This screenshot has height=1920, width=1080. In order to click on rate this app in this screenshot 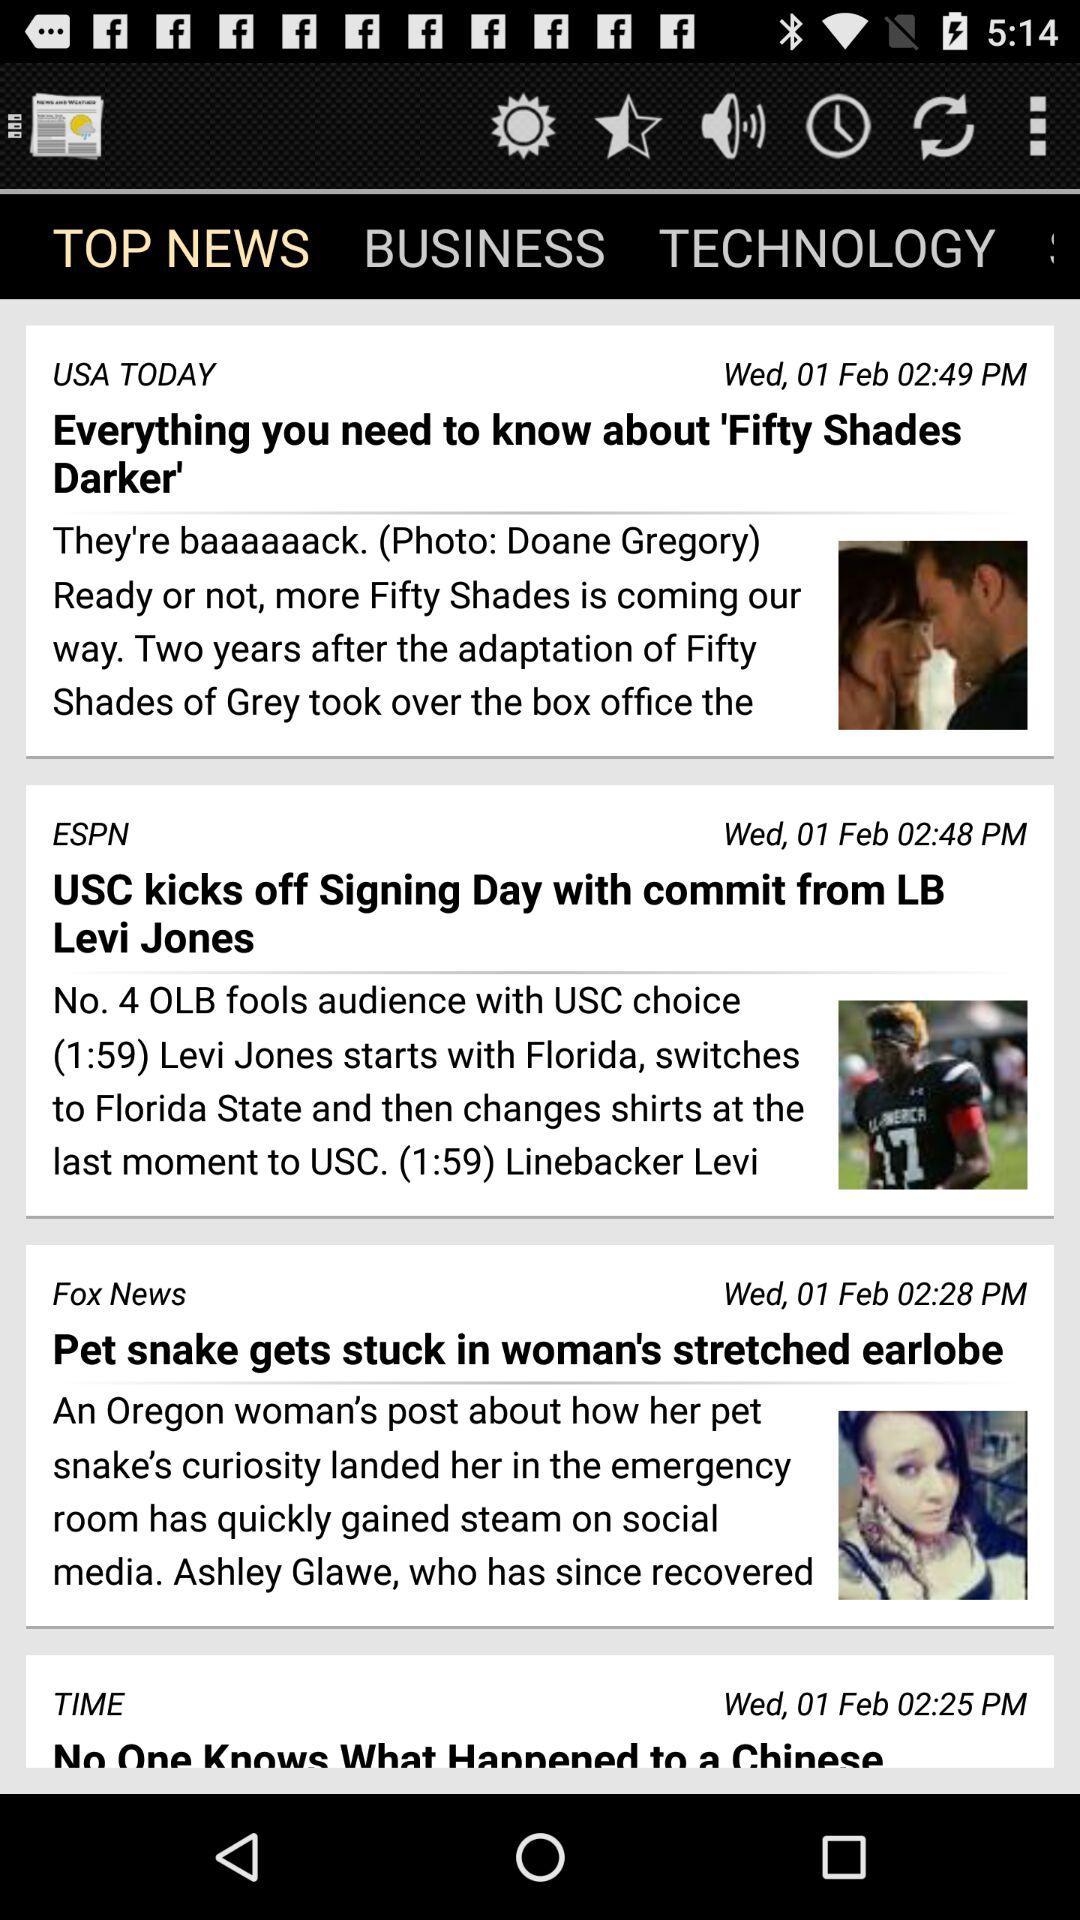, I will do `click(627, 124)`.